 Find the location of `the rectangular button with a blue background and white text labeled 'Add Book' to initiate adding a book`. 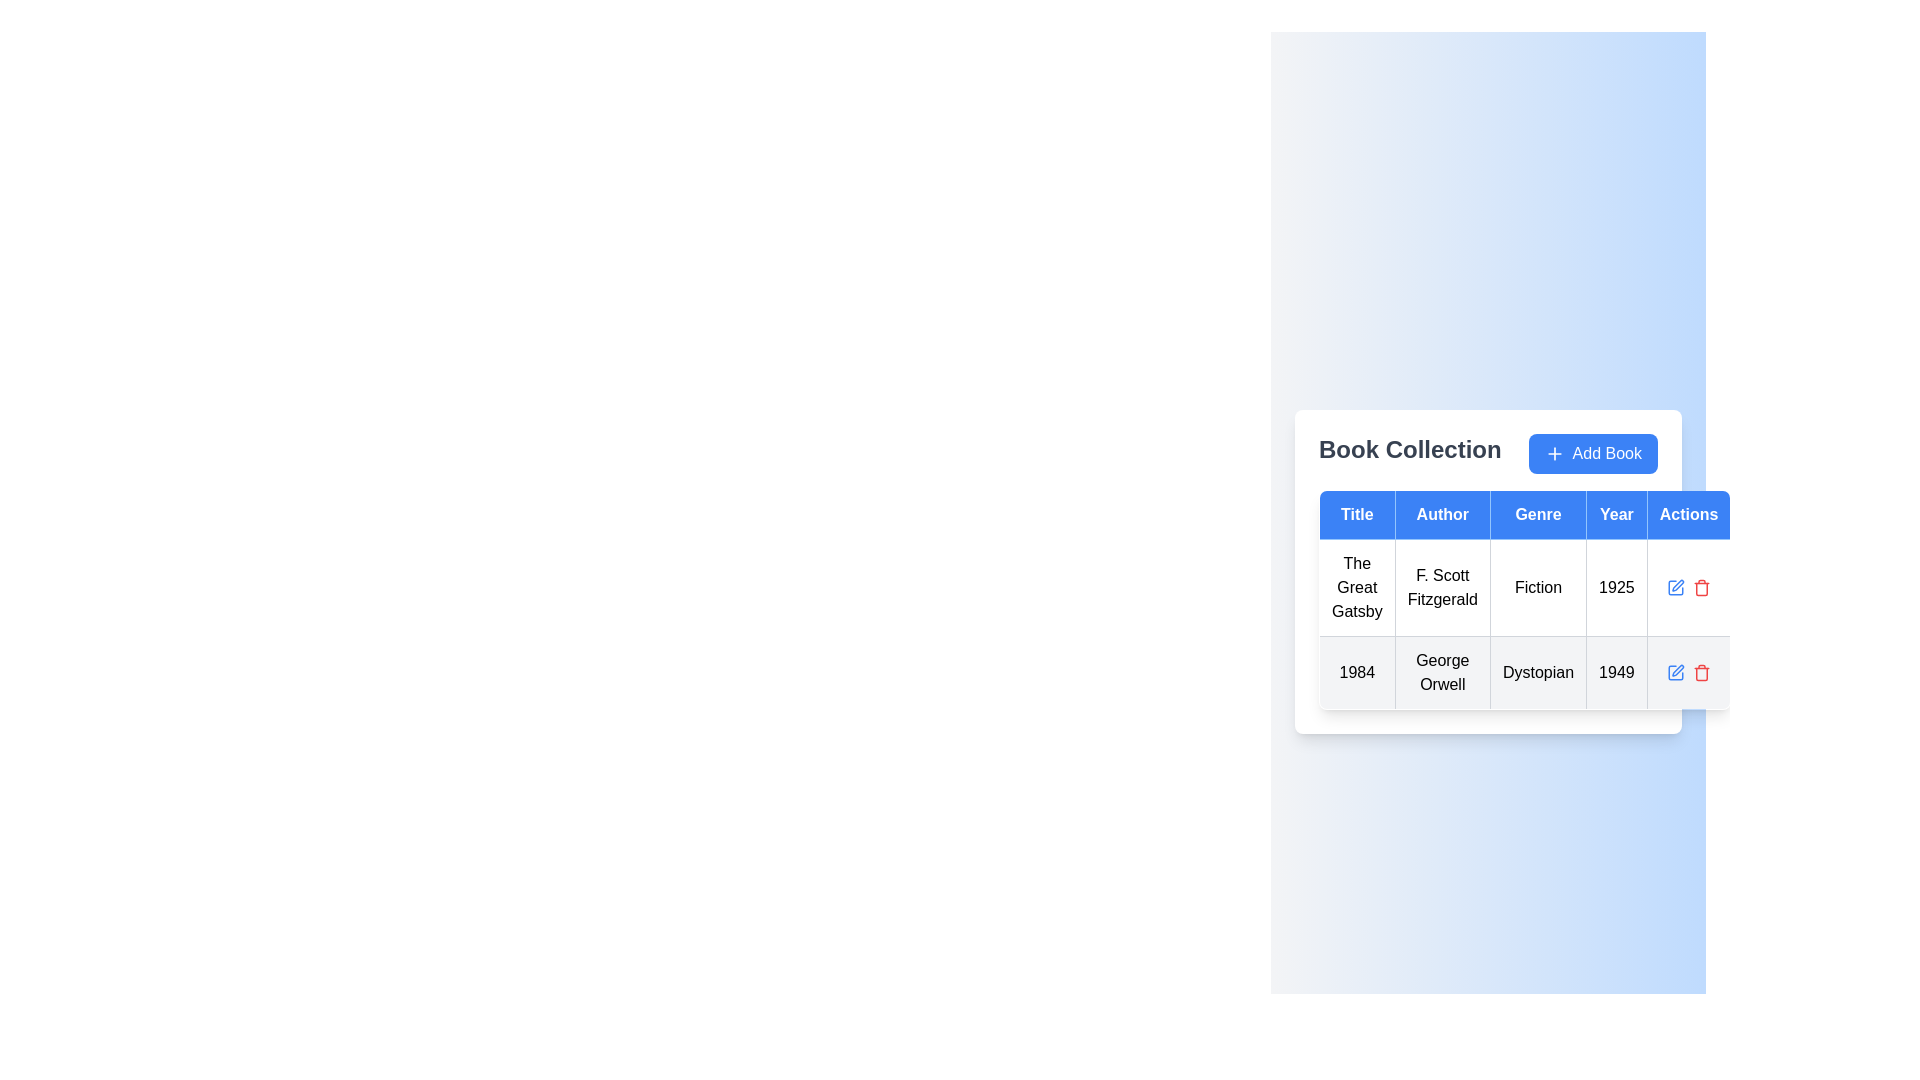

the rectangular button with a blue background and white text labeled 'Add Book' to initiate adding a book is located at coordinates (1592, 454).